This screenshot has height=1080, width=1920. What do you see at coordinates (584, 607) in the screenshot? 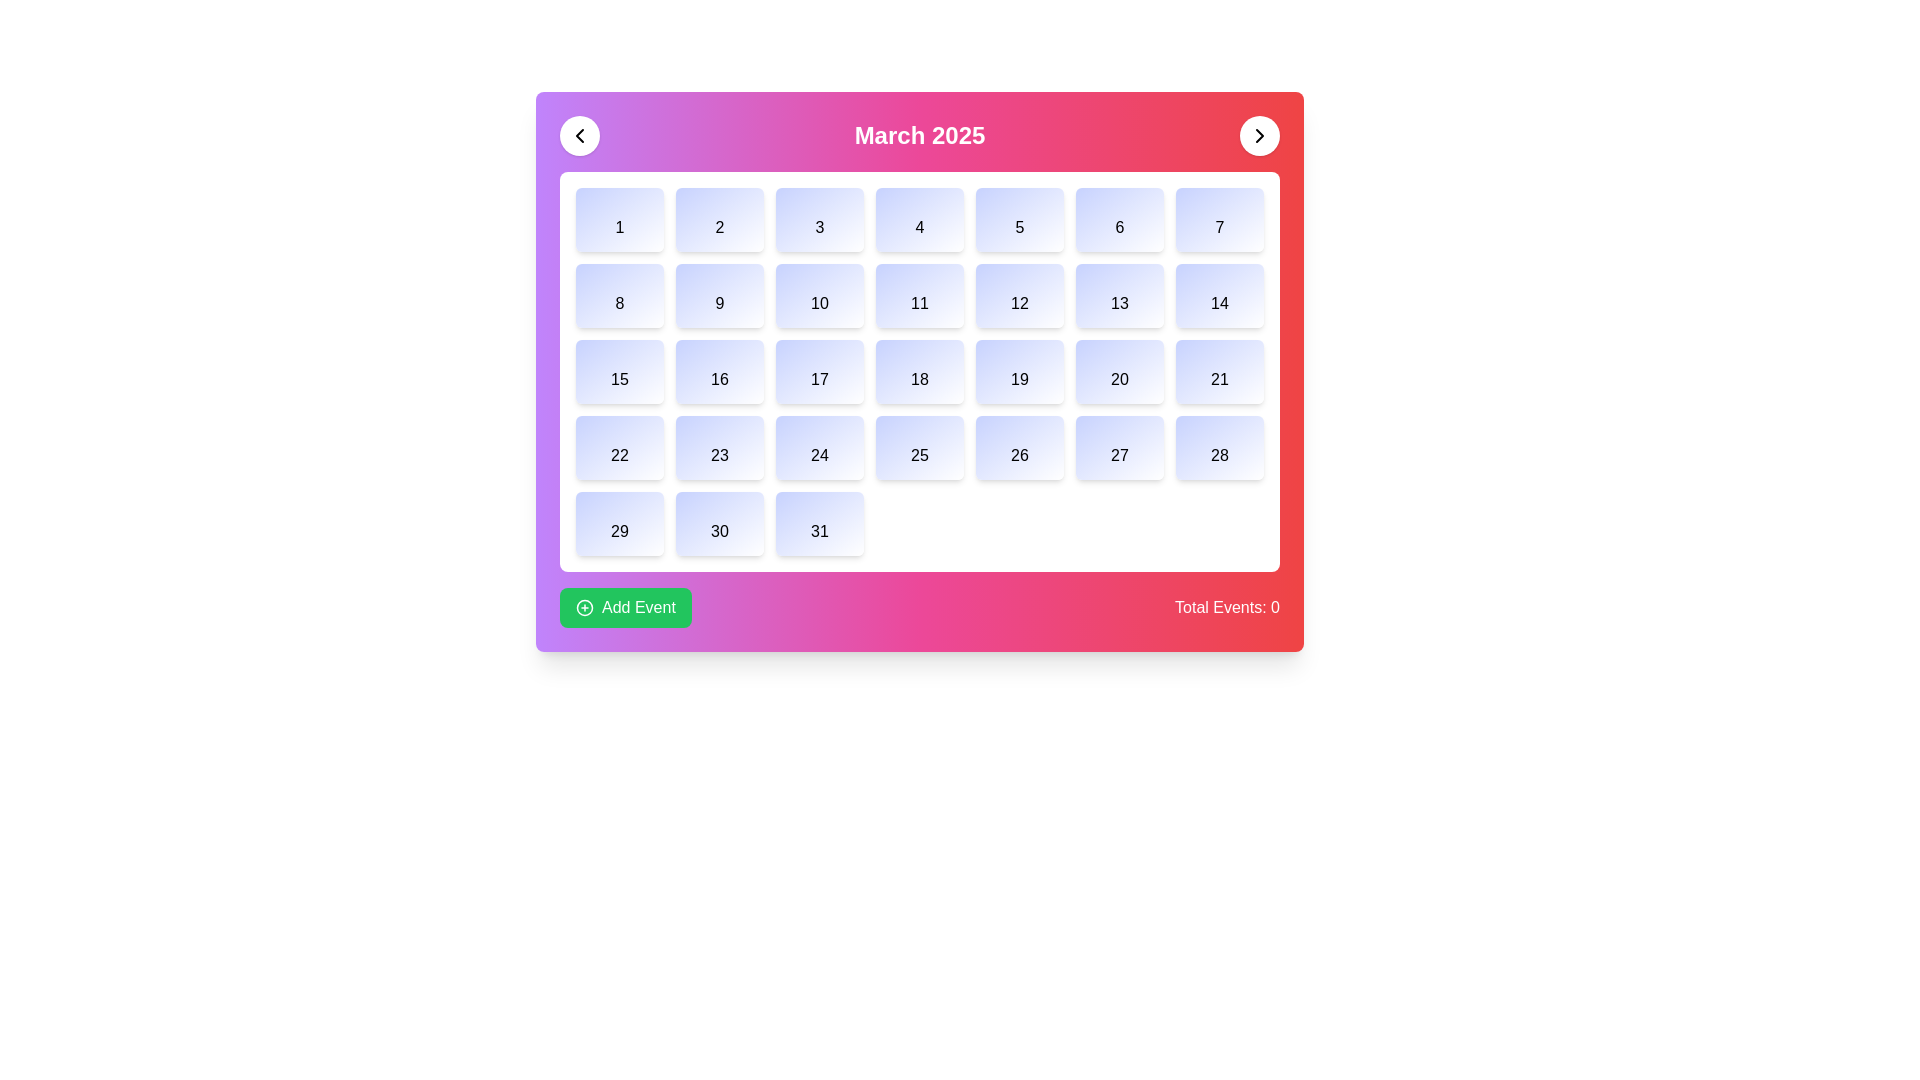
I see `the circular element styled as part of the 'Add Event' button located in the bottom-left of the calendar interface` at bounding box center [584, 607].